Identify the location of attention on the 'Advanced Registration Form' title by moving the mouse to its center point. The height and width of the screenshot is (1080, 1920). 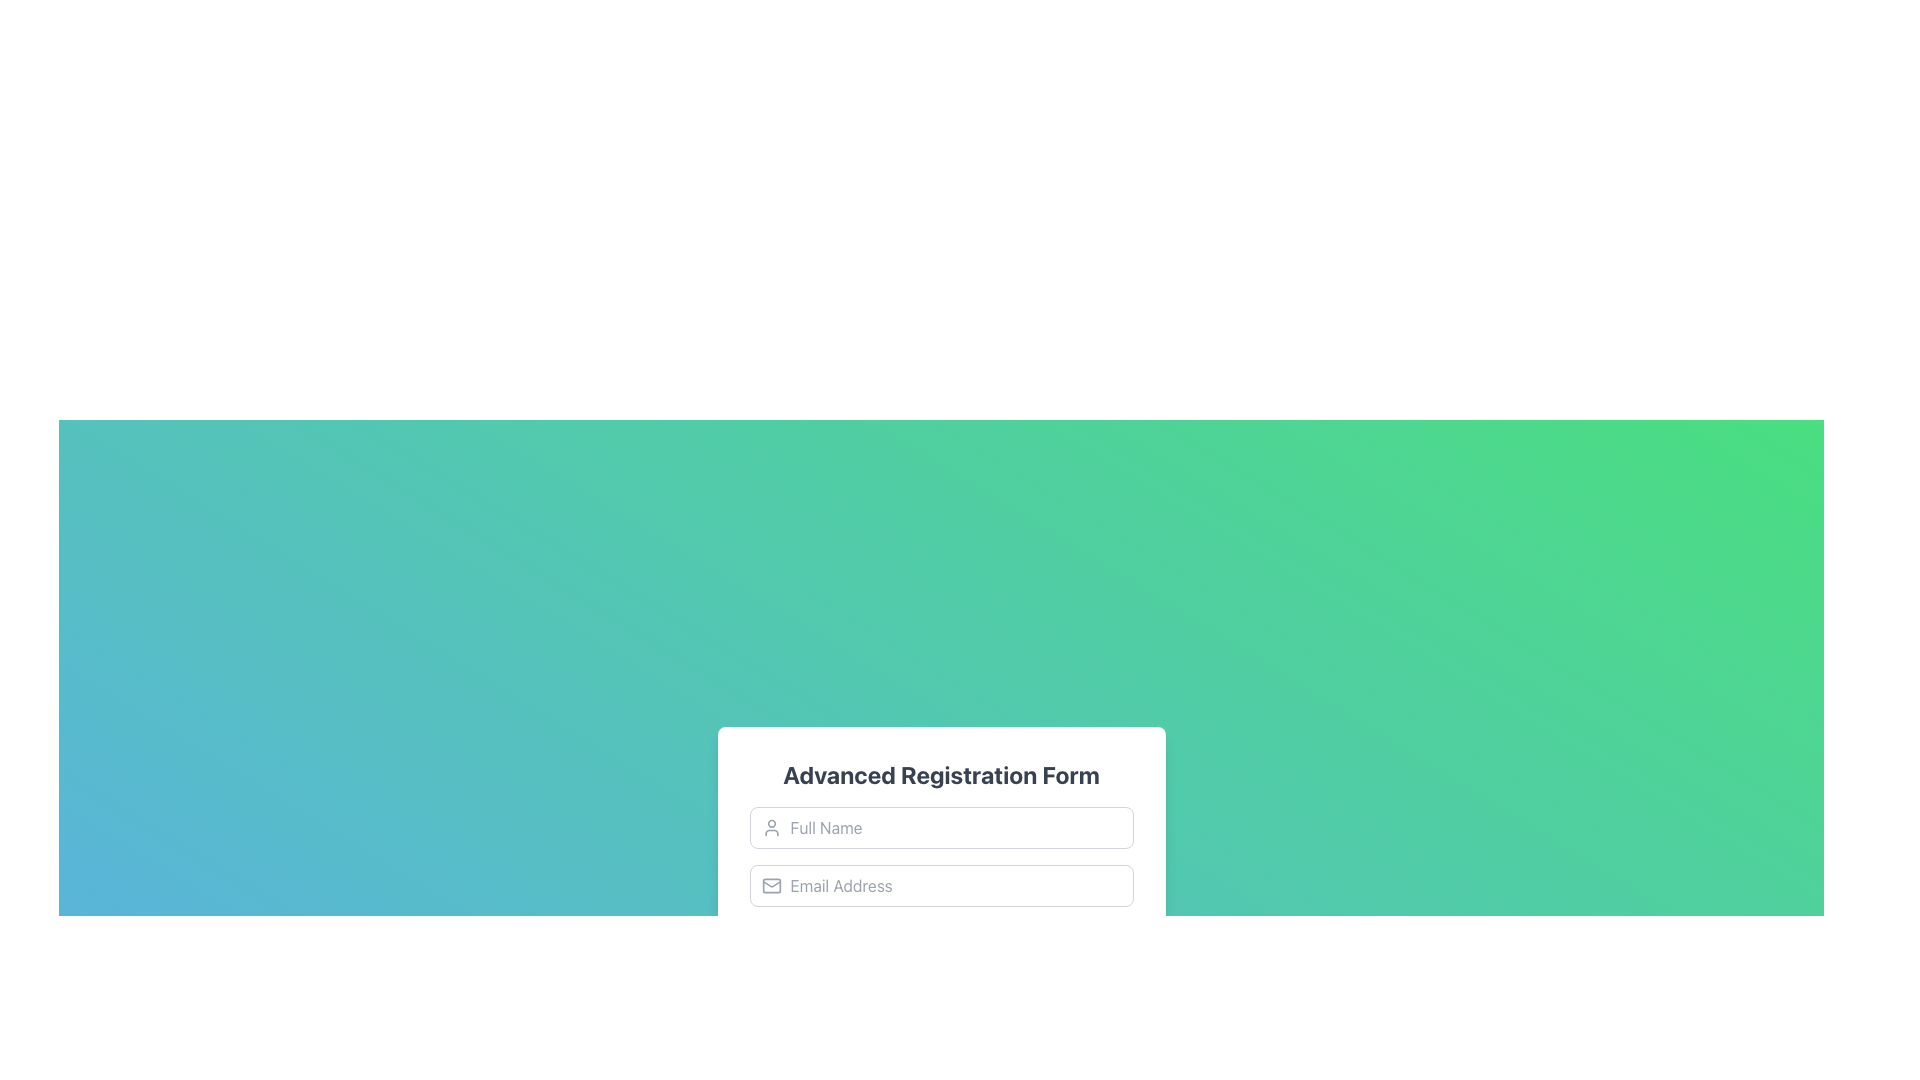
(940, 774).